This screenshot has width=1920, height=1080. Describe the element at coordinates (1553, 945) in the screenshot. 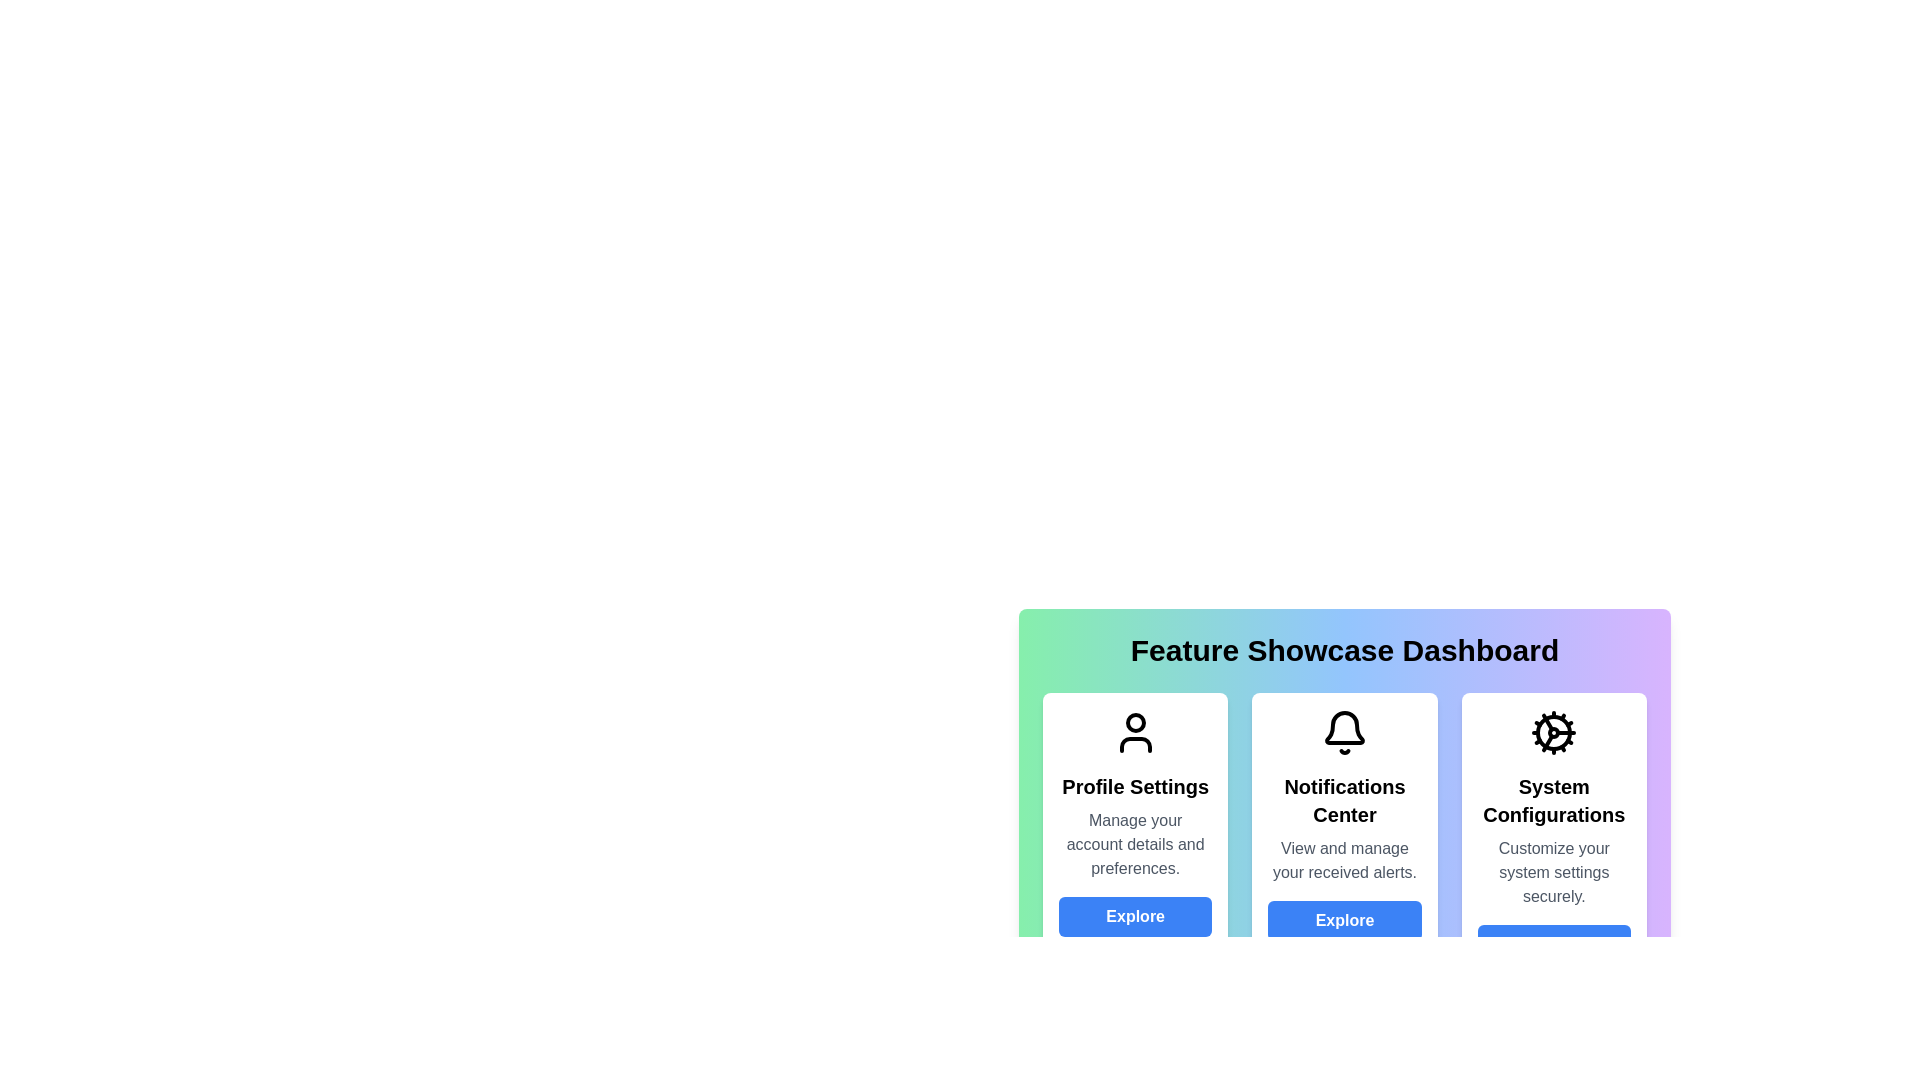

I see `the button at the bottom of the 'System Configurations' card in the 'Feature Showcase Dashboard' and activate it` at that location.